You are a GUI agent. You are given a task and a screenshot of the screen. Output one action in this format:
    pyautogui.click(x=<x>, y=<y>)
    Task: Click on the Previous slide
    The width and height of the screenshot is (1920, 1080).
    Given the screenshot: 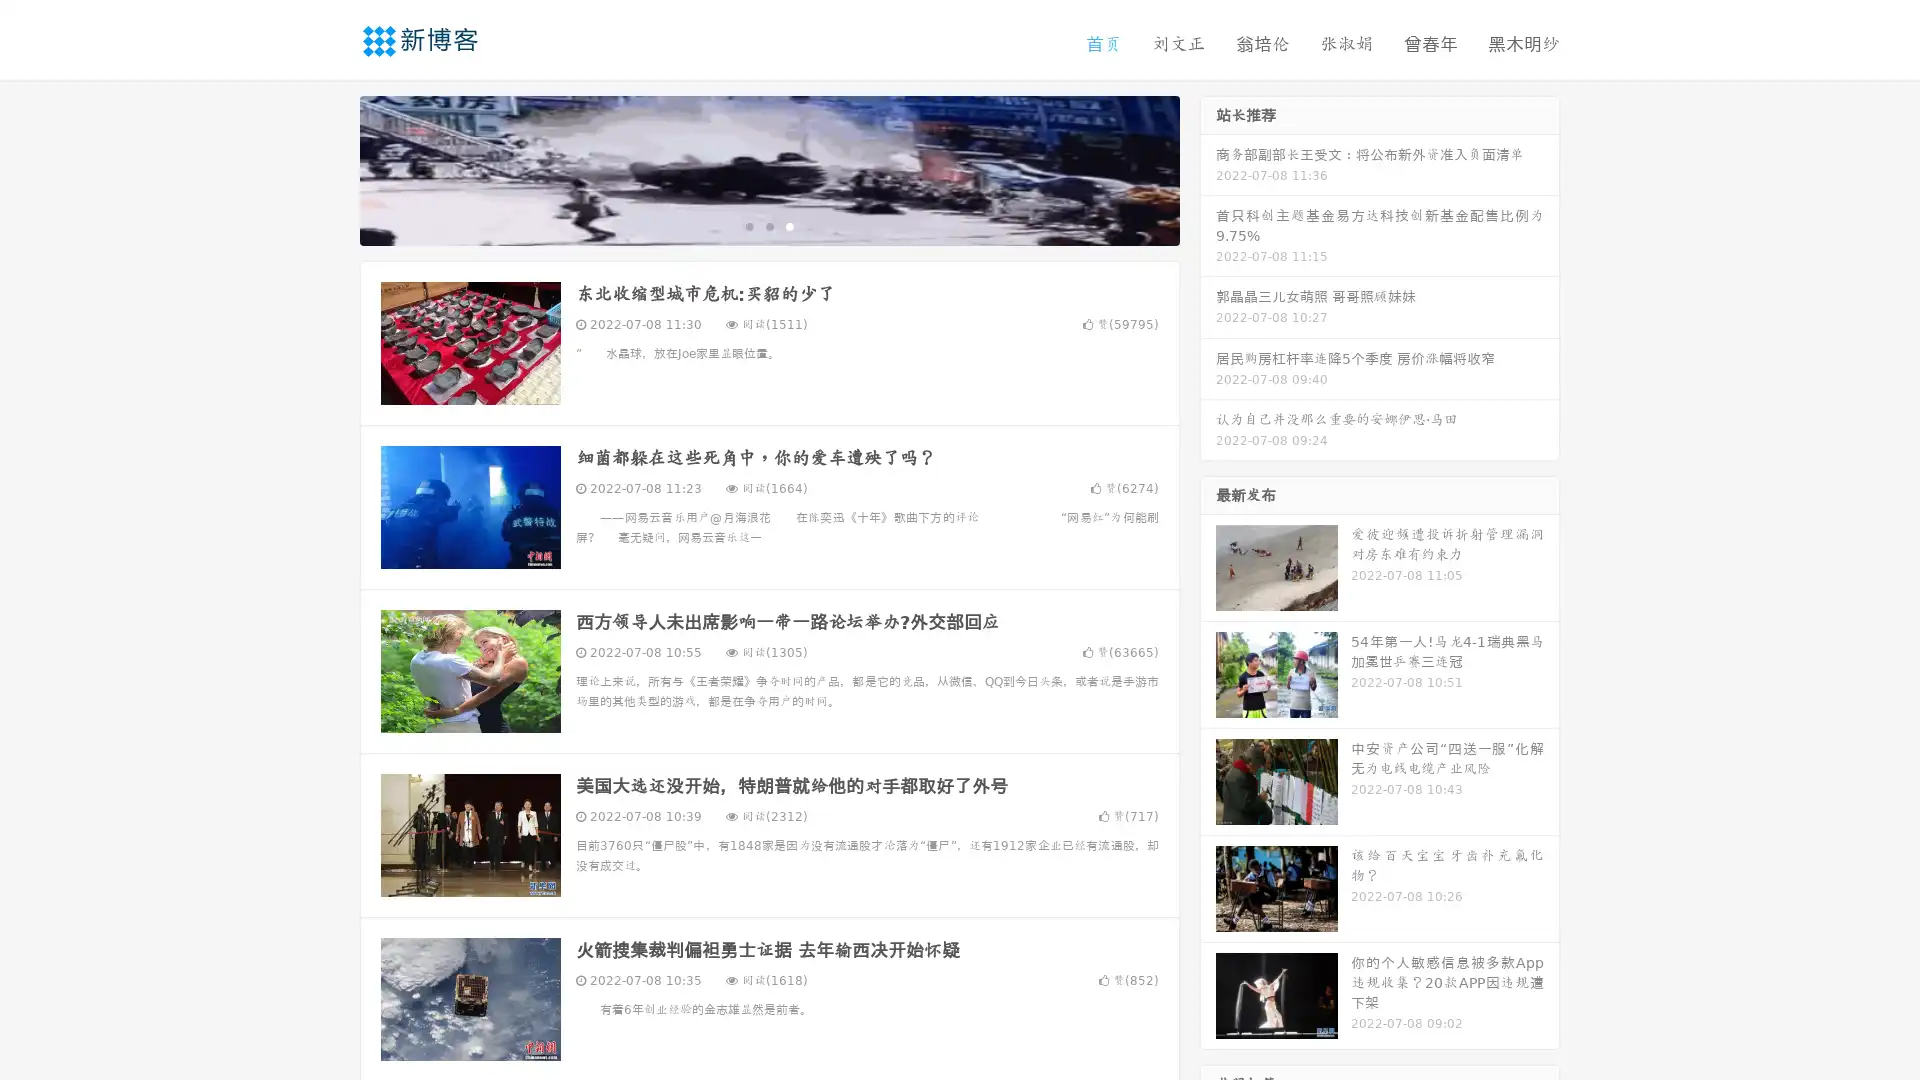 What is the action you would take?
    pyautogui.click(x=330, y=168)
    